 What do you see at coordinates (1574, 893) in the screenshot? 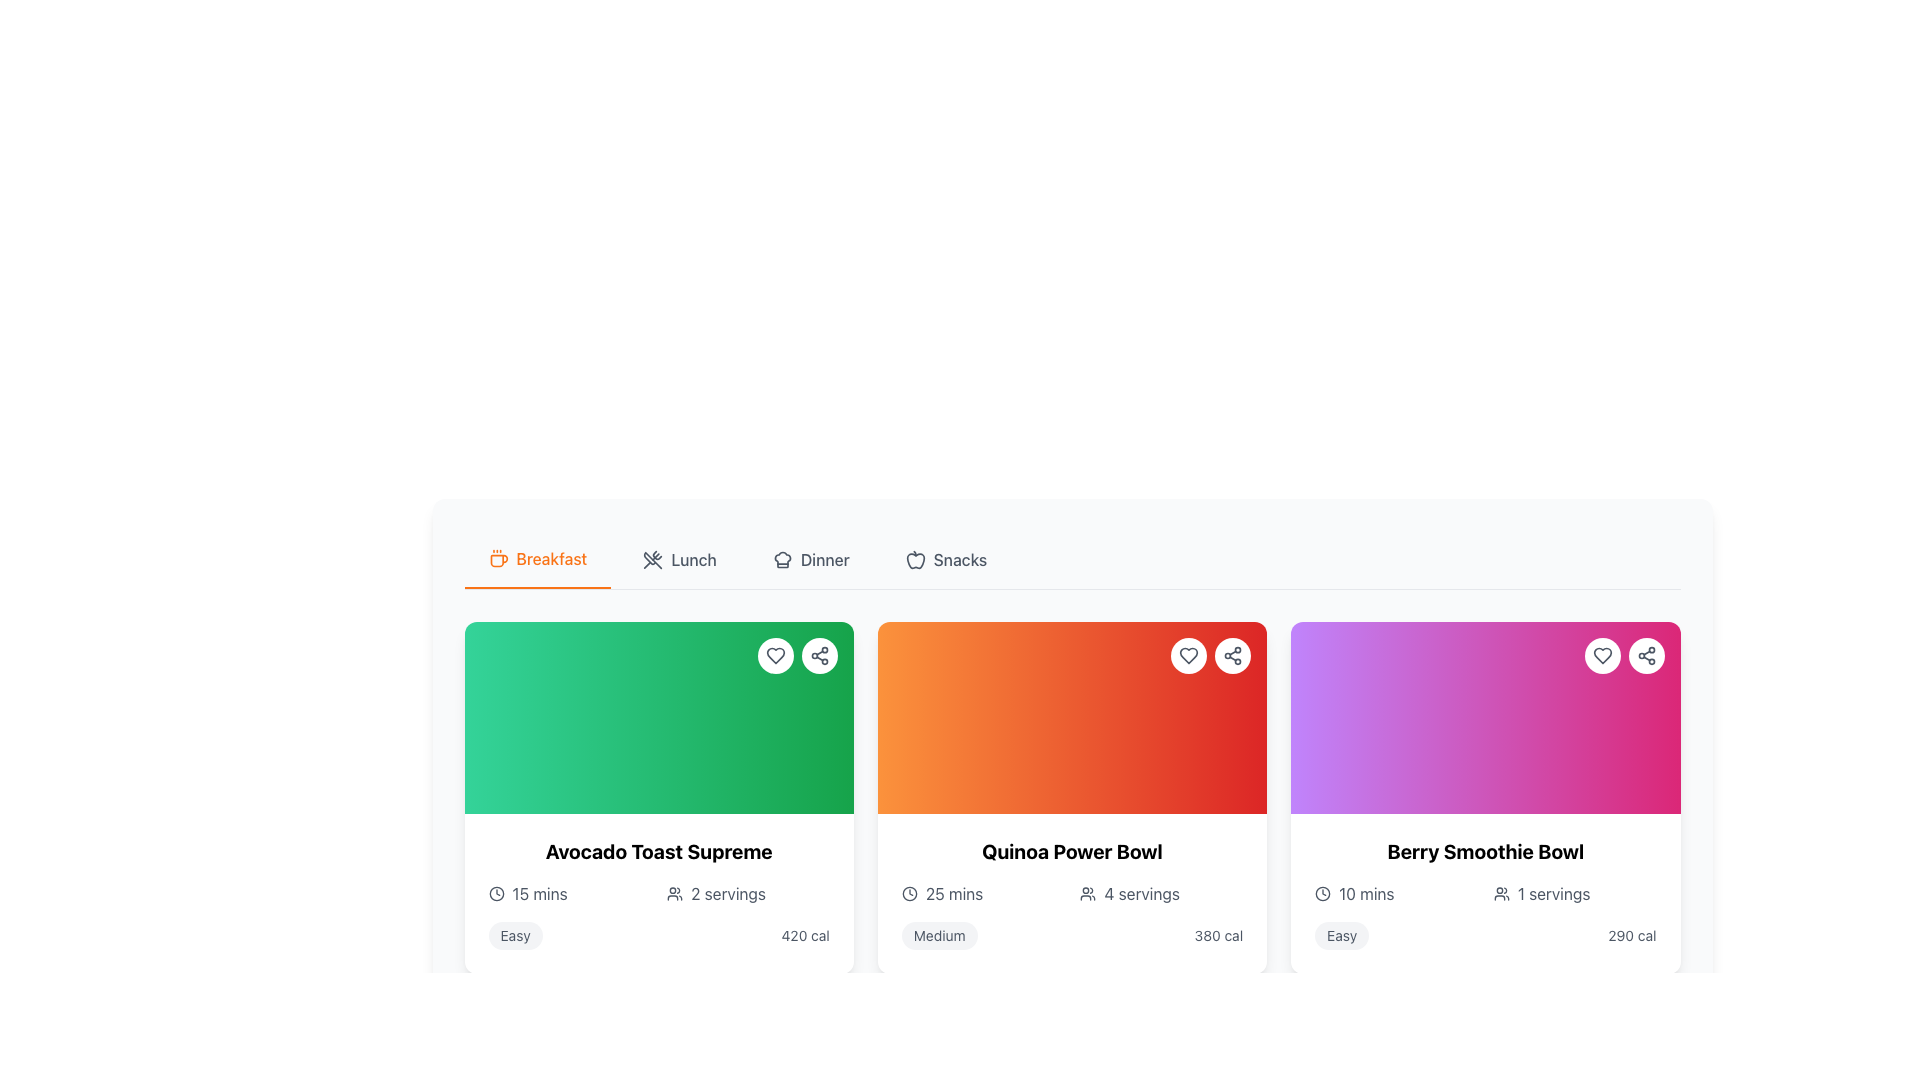
I see `quantity of servings indicated by the textual label with an icon, located below the 'Berry Smoothie Bowl' recipe title and above the calorie count` at bounding box center [1574, 893].